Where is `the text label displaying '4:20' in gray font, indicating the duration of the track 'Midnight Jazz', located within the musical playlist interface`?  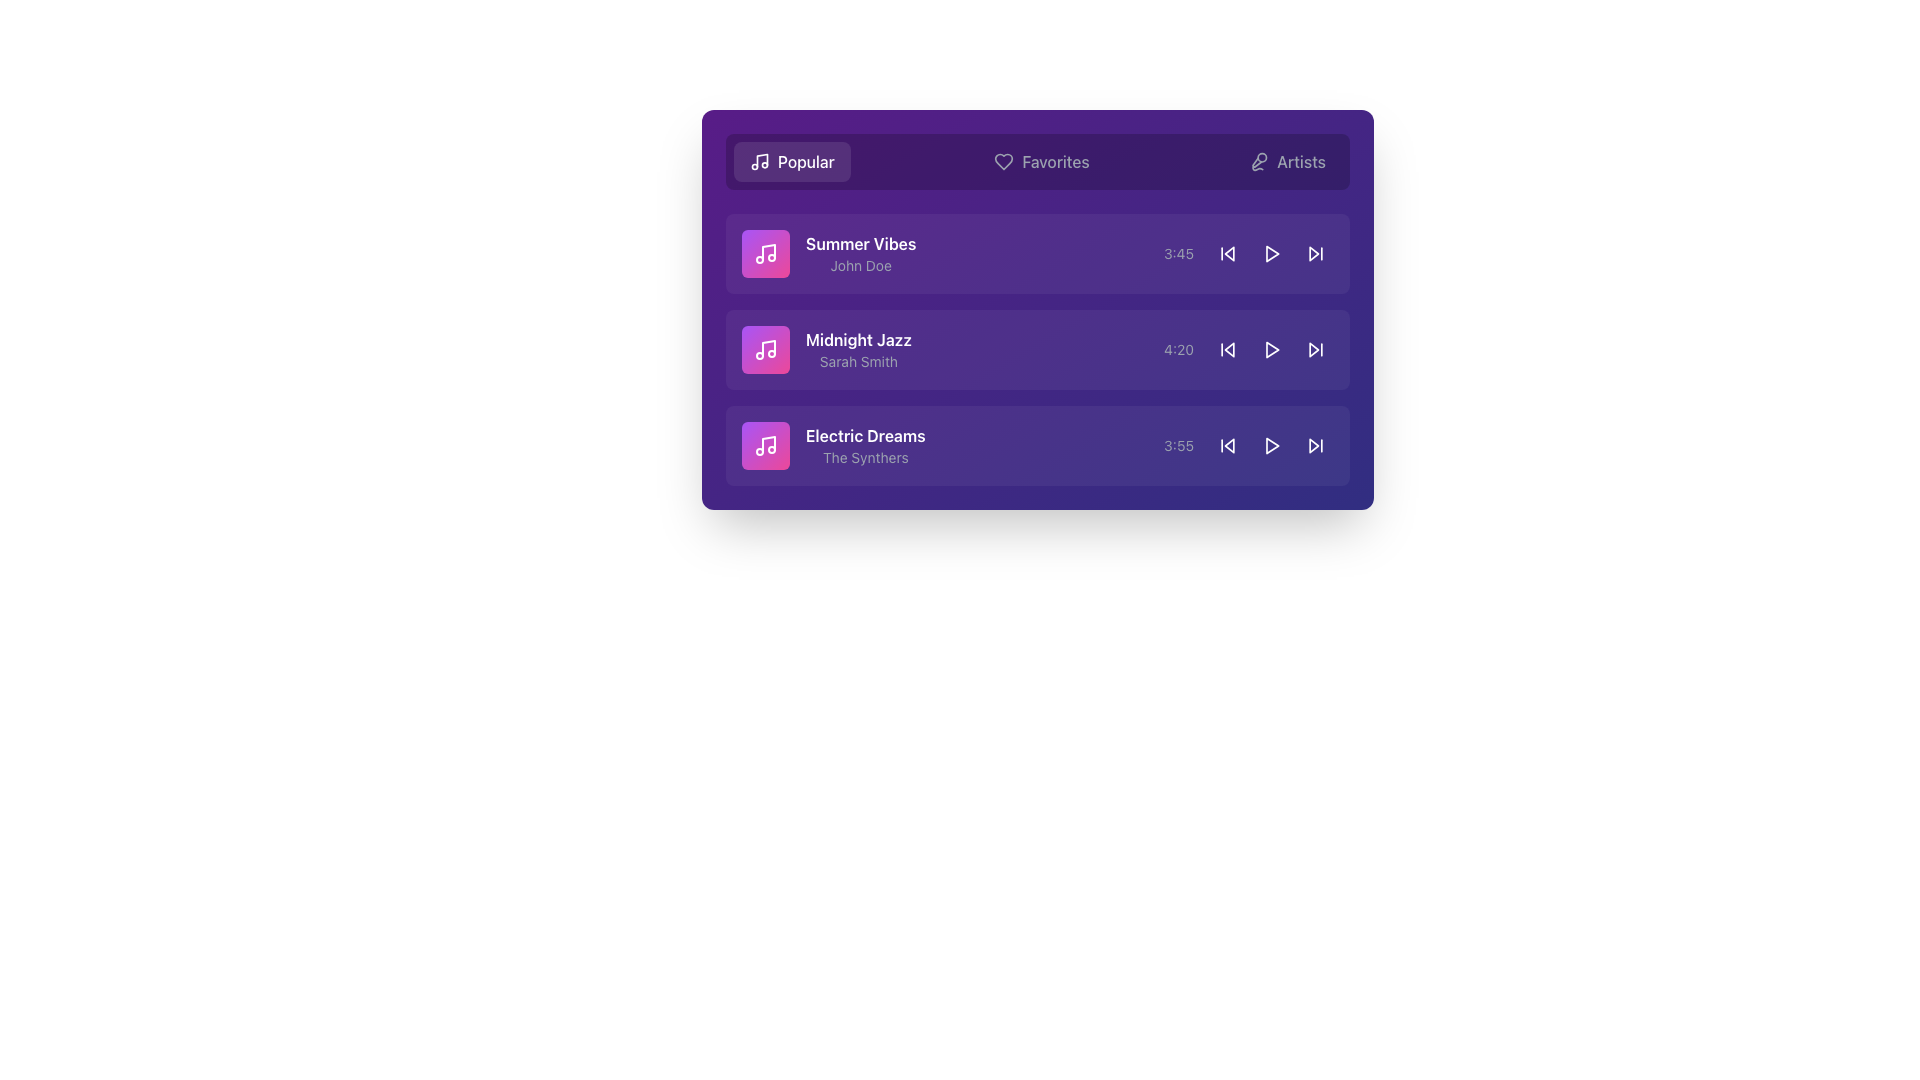 the text label displaying '4:20' in gray font, indicating the duration of the track 'Midnight Jazz', located within the musical playlist interface is located at coordinates (1179, 349).